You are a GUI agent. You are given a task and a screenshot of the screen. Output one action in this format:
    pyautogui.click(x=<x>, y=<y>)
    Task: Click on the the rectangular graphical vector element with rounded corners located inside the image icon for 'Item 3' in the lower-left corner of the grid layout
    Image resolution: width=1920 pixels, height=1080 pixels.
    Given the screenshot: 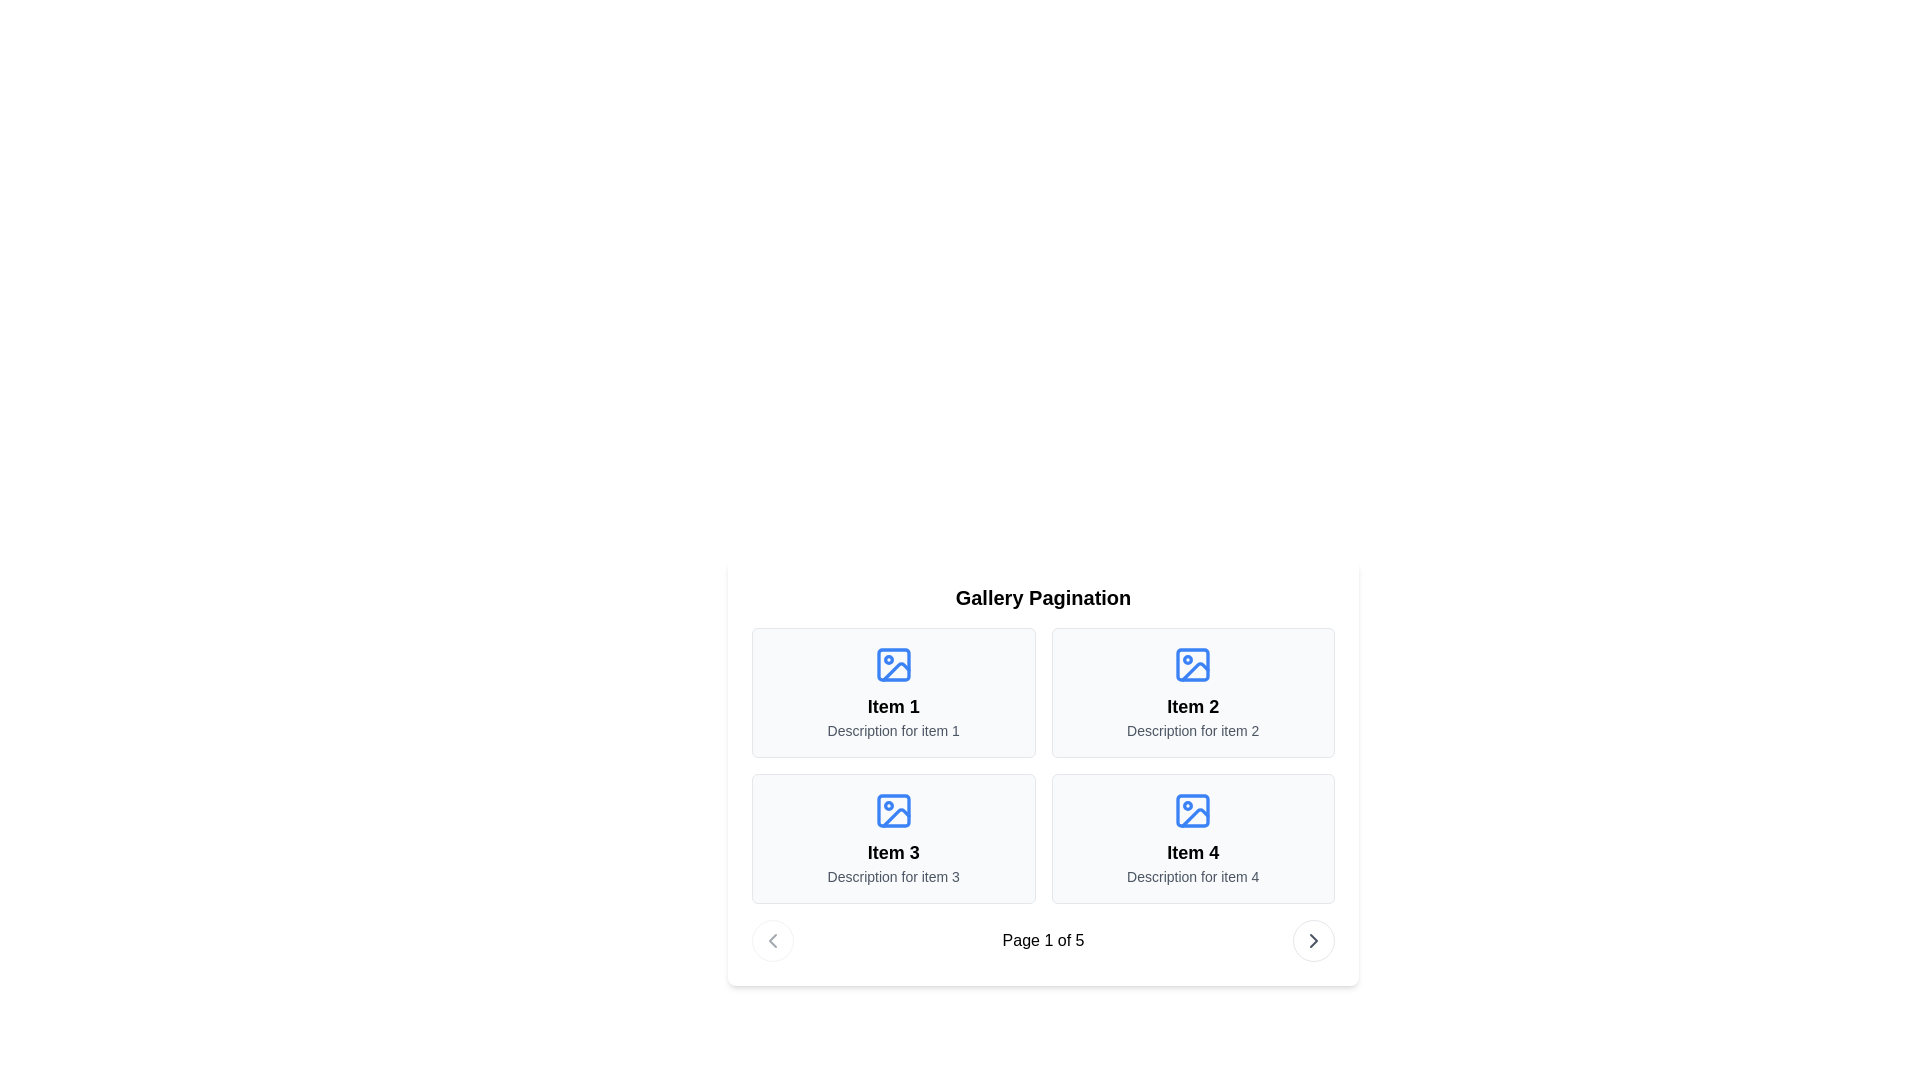 What is the action you would take?
    pyautogui.click(x=892, y=810)
    